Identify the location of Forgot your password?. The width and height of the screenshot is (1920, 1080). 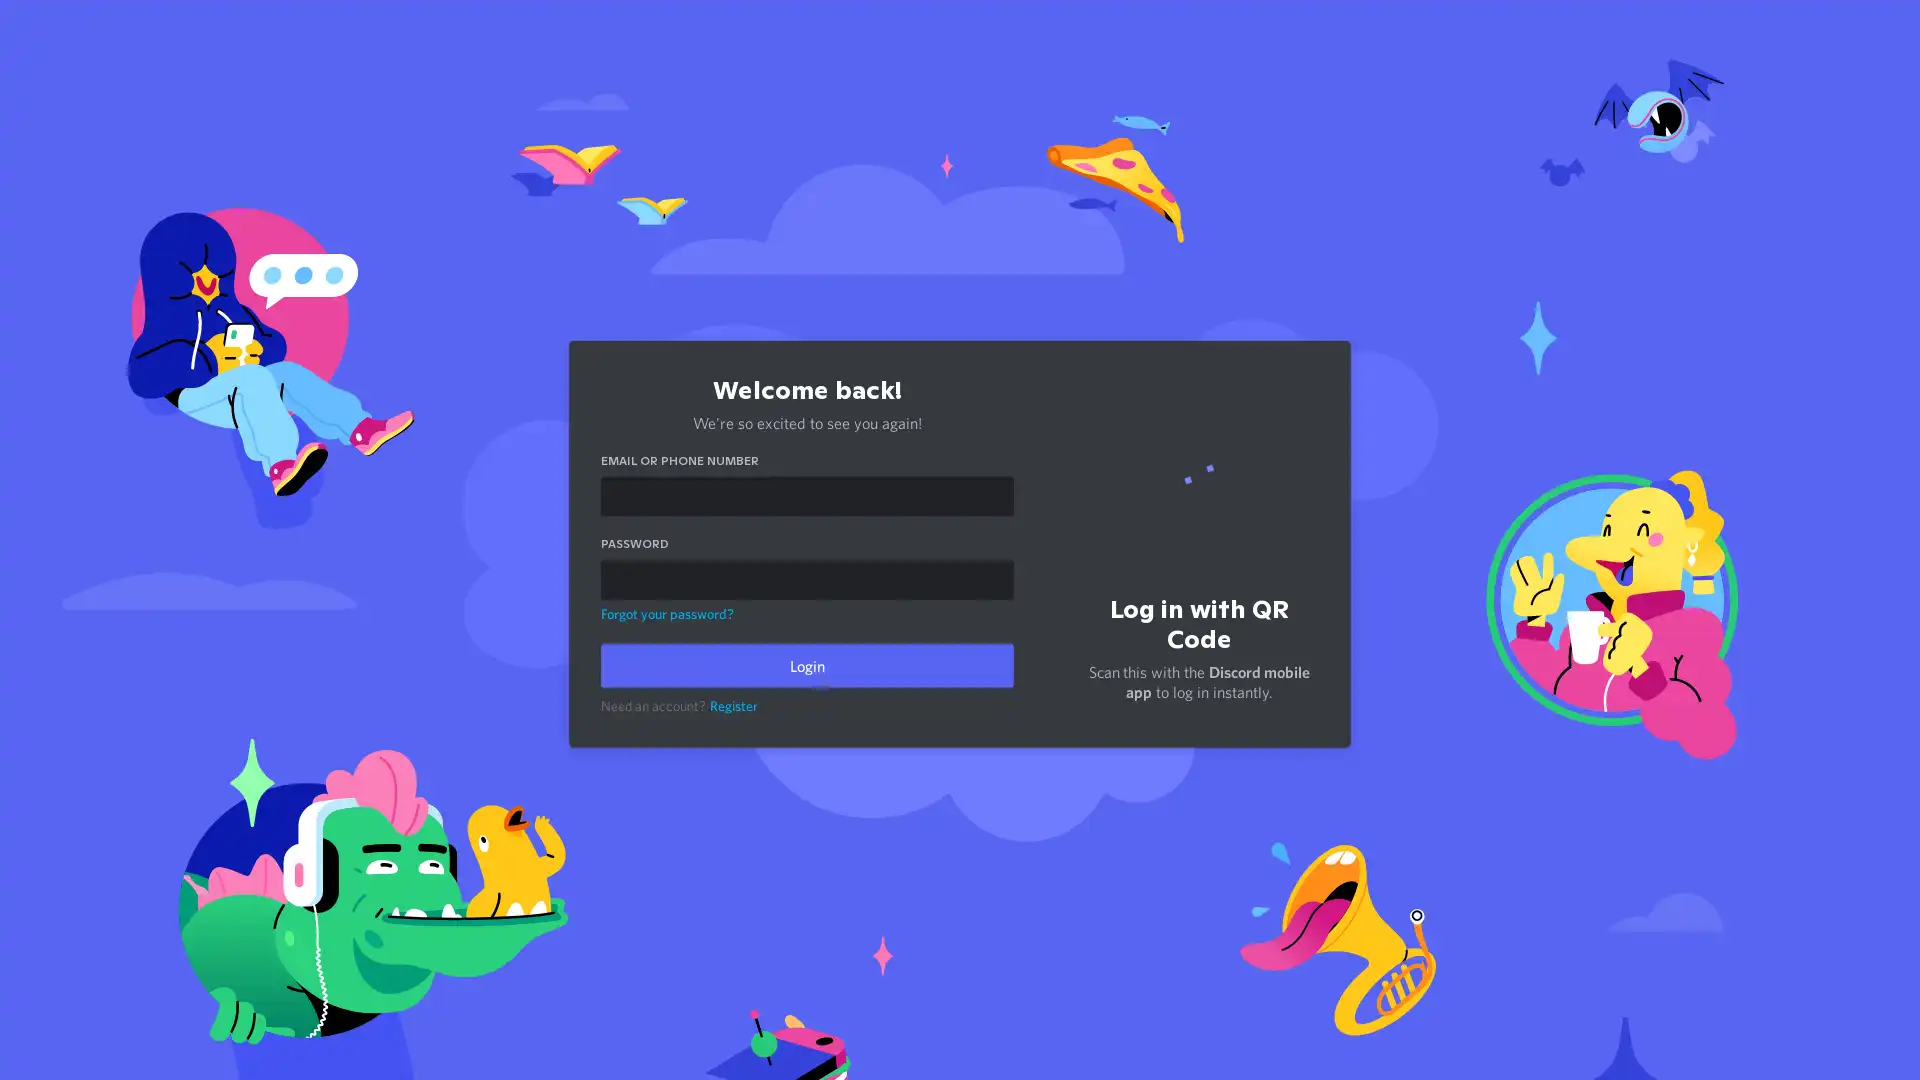
(666, 608).